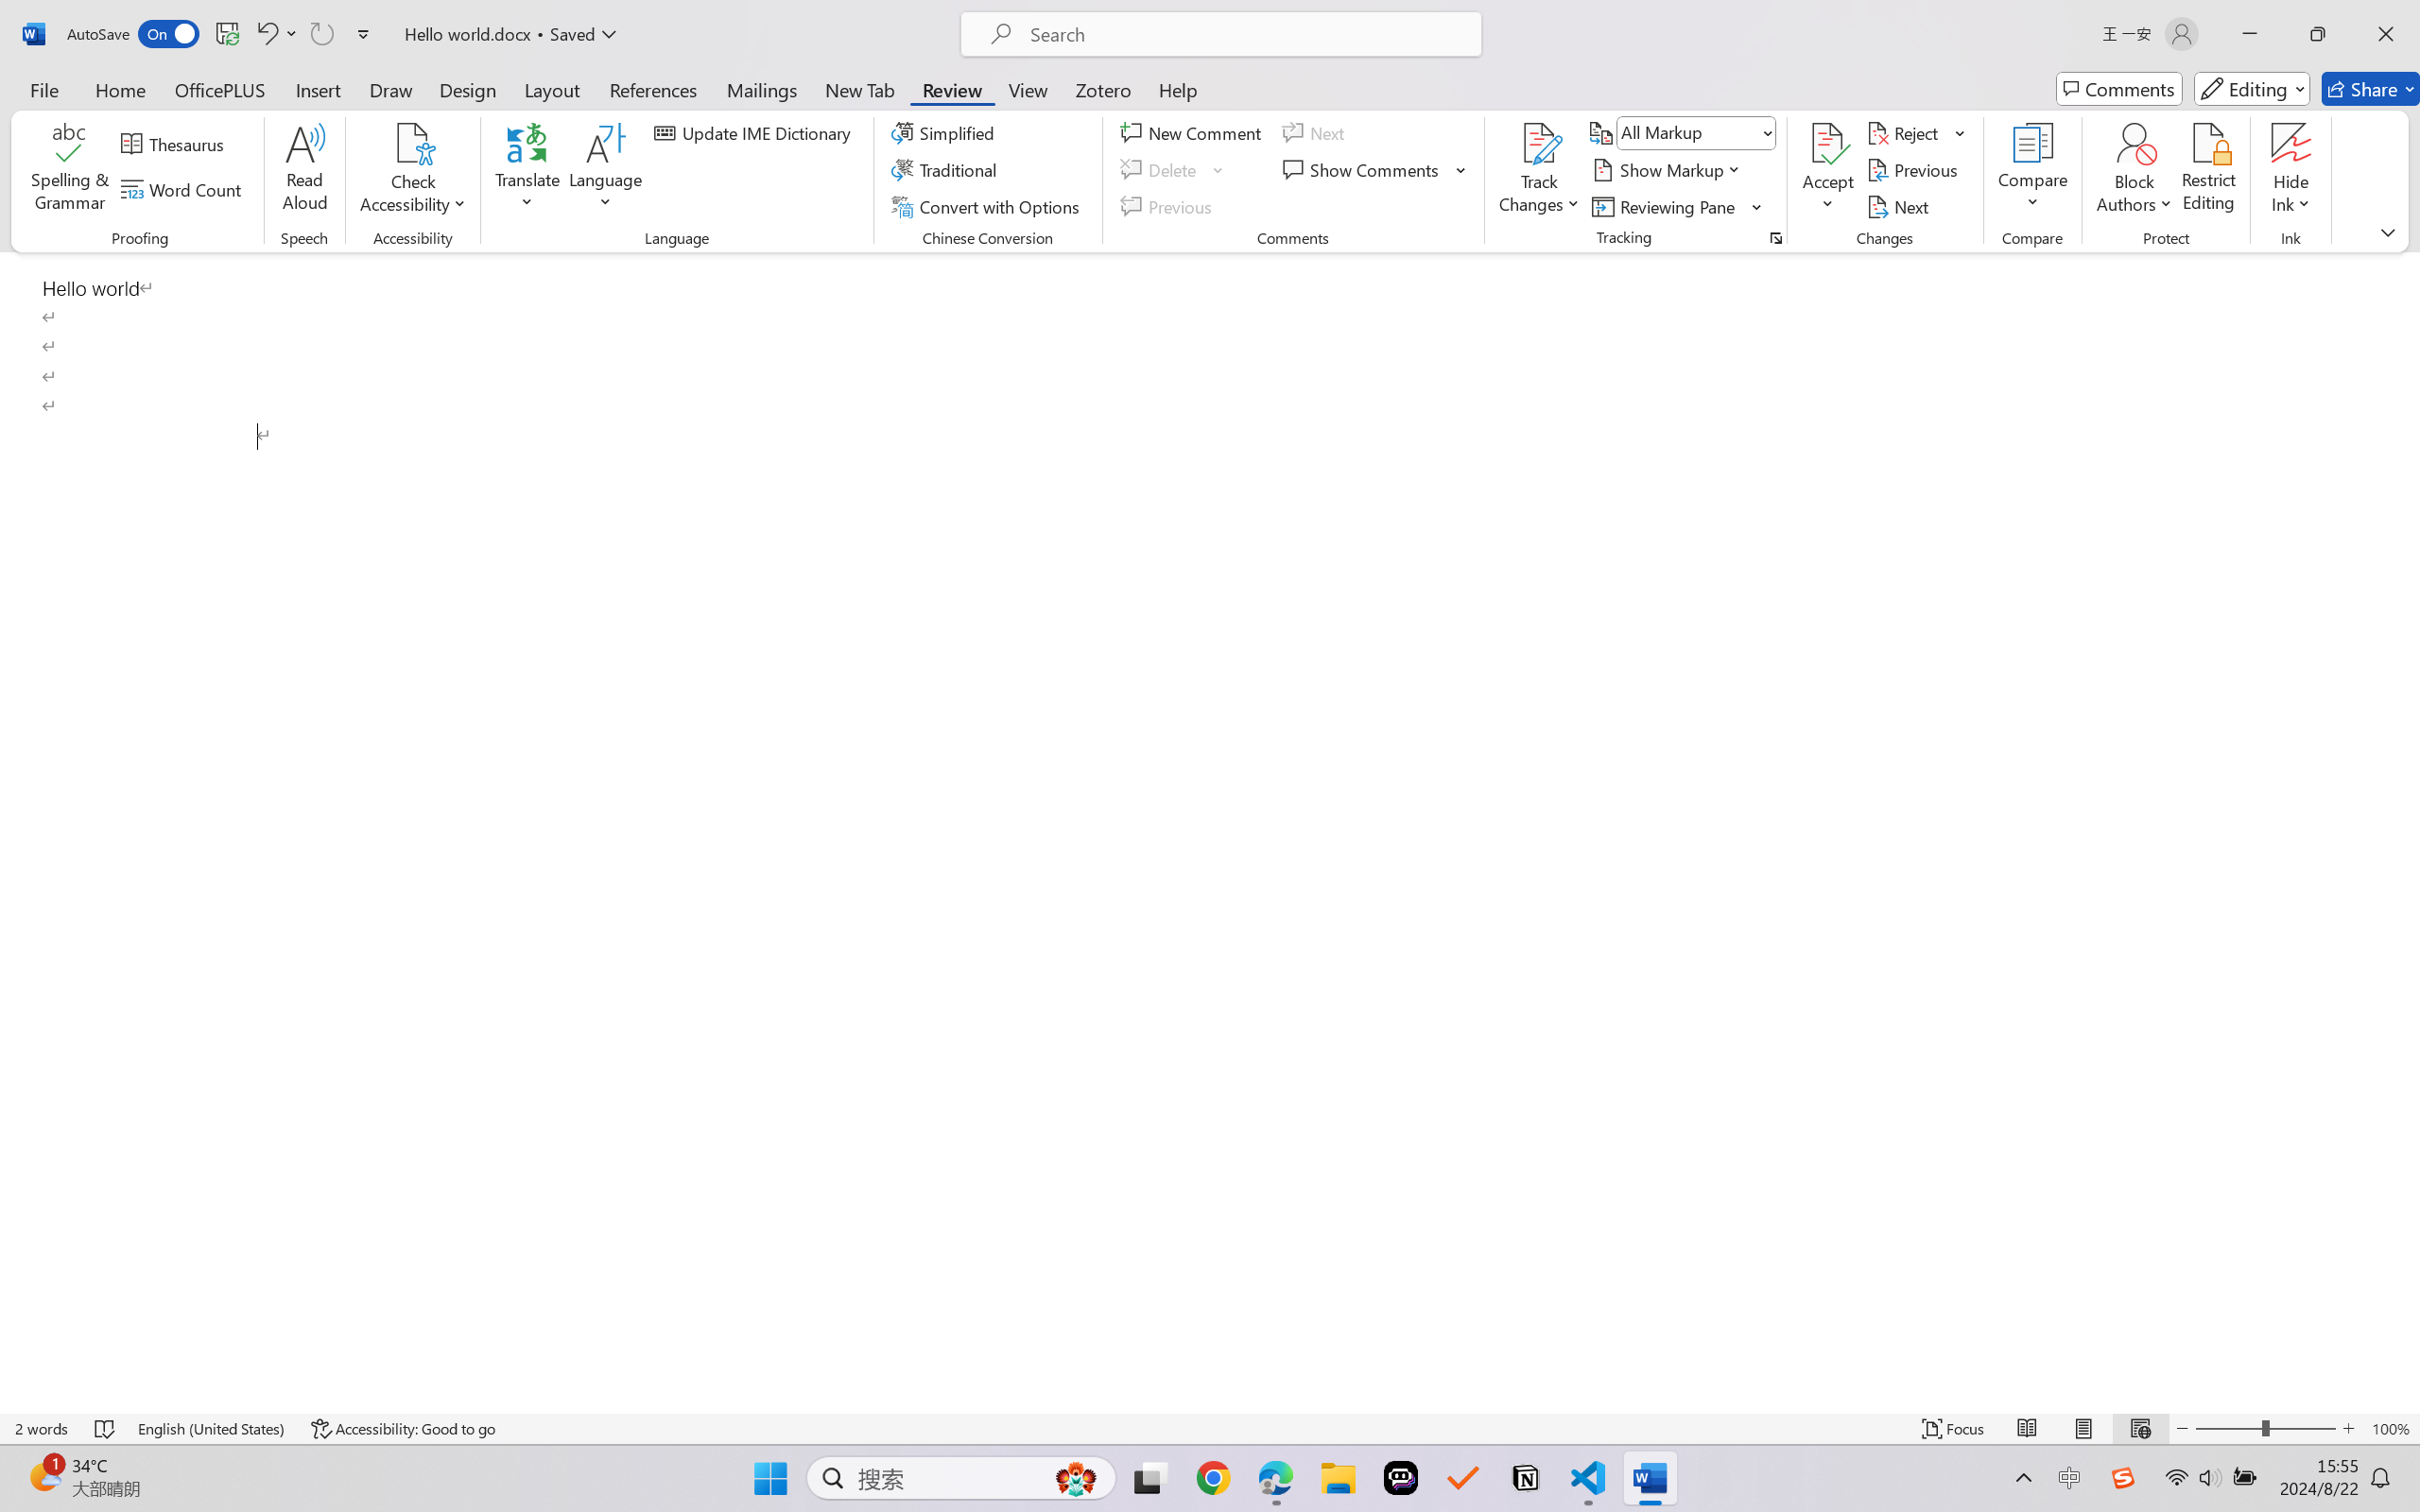 The image size is (2420, 1512). What do you see at coordinates (2118, 88) in the screenshot?
I see `'Comments'` at bounding box center [2118, 88].